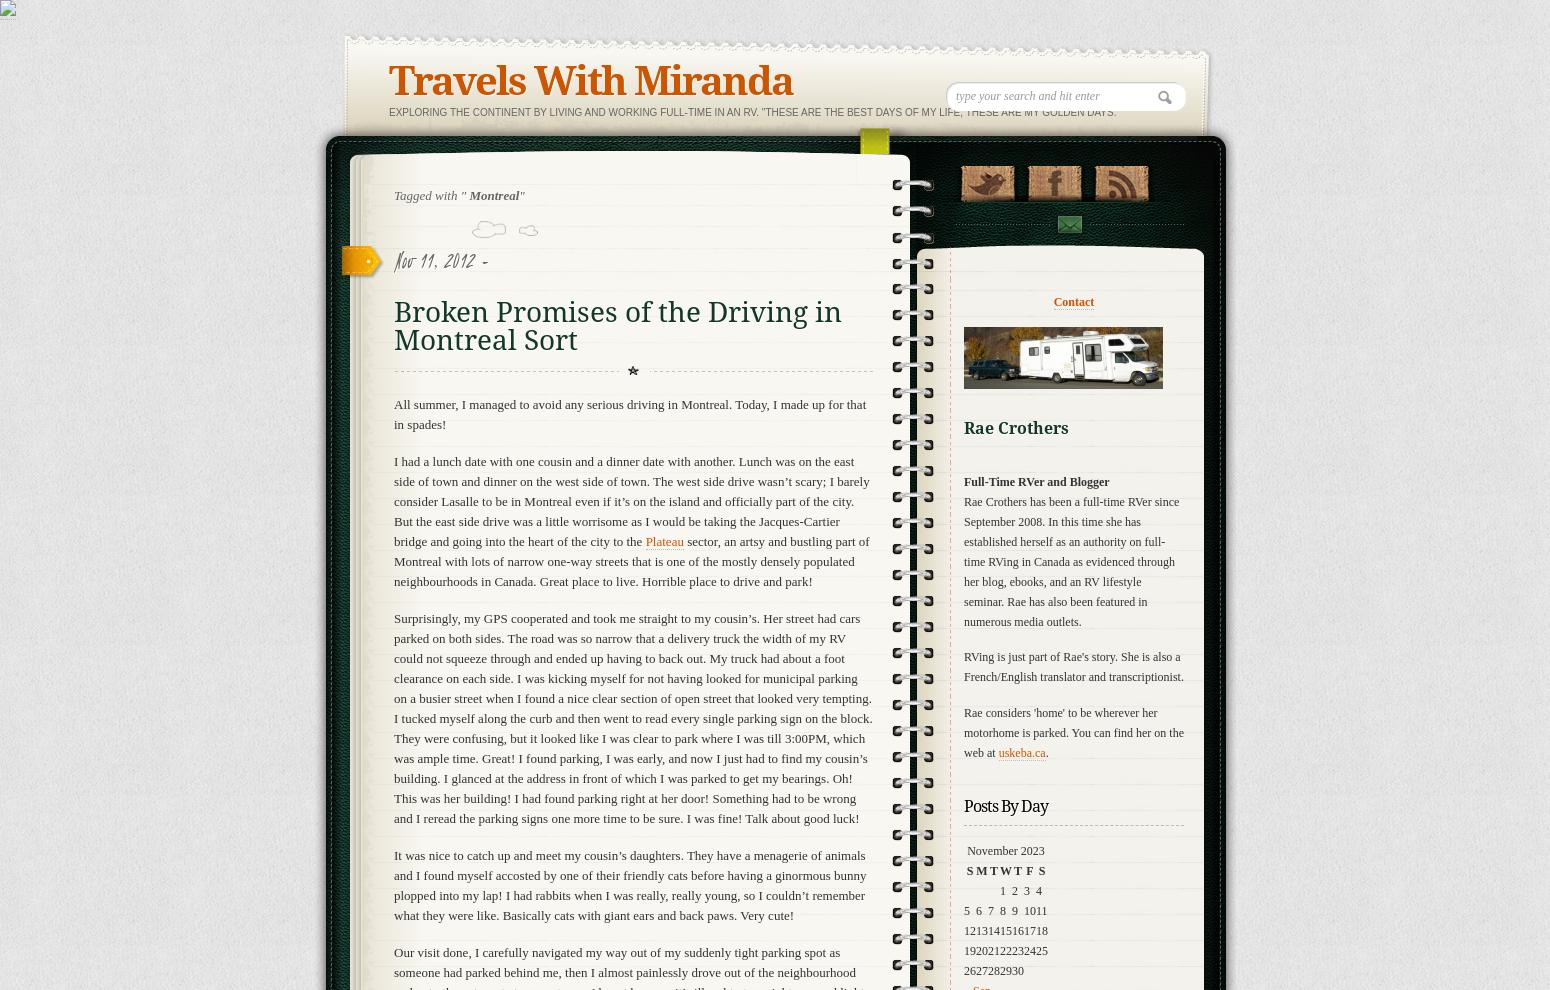 Image resolution: width=1550 pixels, height=990 pixels. What do you see at coordinates (1016, 426) in the screenshot?
I see `'Rae Crothers'` at bounding box center [1016, 426].